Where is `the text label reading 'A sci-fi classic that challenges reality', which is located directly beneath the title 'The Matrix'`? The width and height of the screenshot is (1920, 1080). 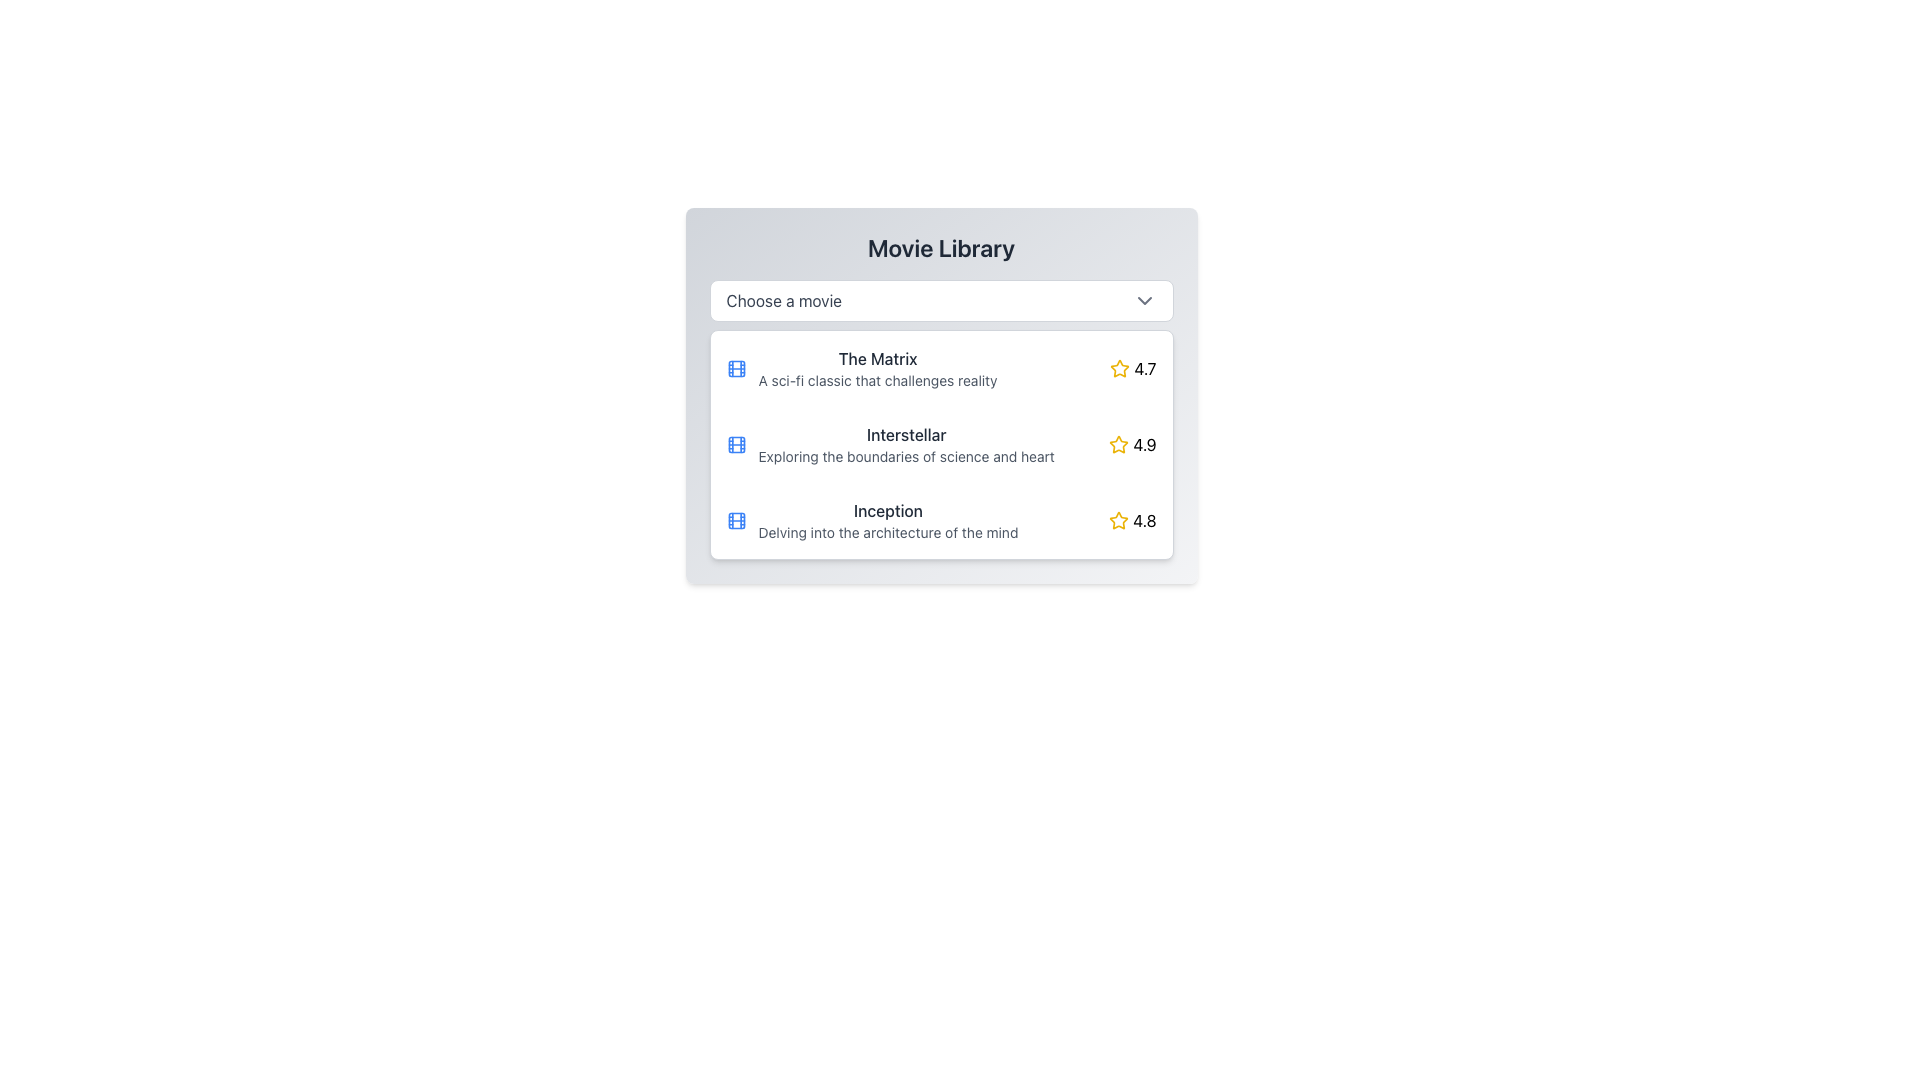
the text label reading 'A sci-fi classic that challenges reality', which is located directly beneath the title 'The Matrix' is located at coordinates (878, 381).